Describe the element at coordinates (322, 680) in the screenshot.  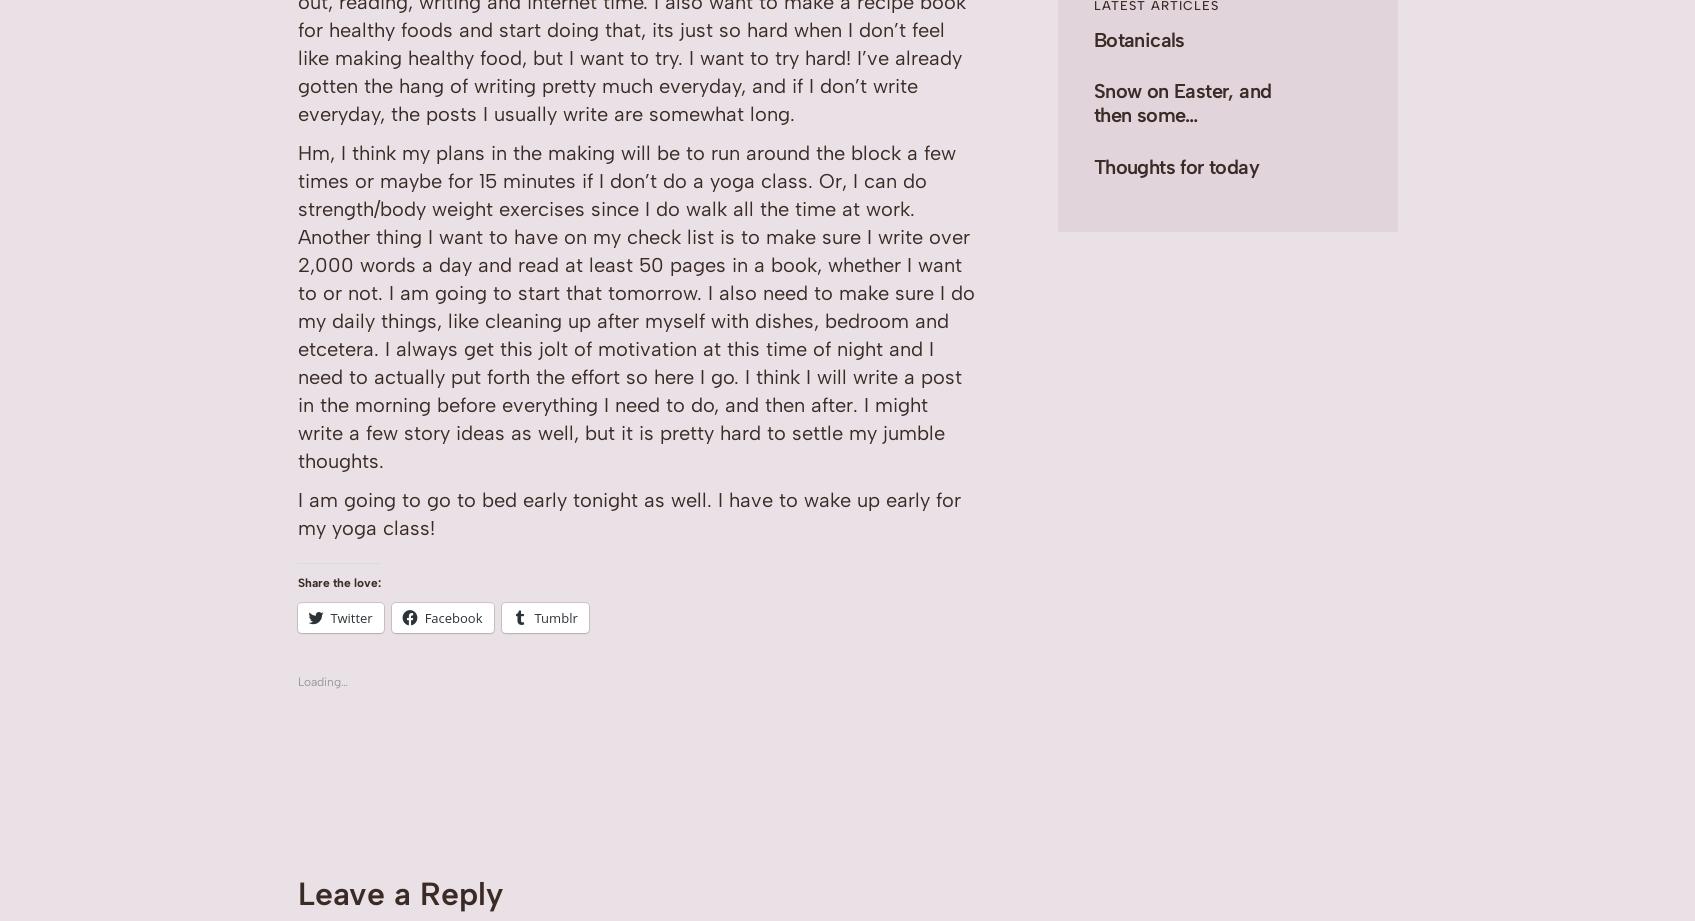
I see `'Loading…'` at that location.